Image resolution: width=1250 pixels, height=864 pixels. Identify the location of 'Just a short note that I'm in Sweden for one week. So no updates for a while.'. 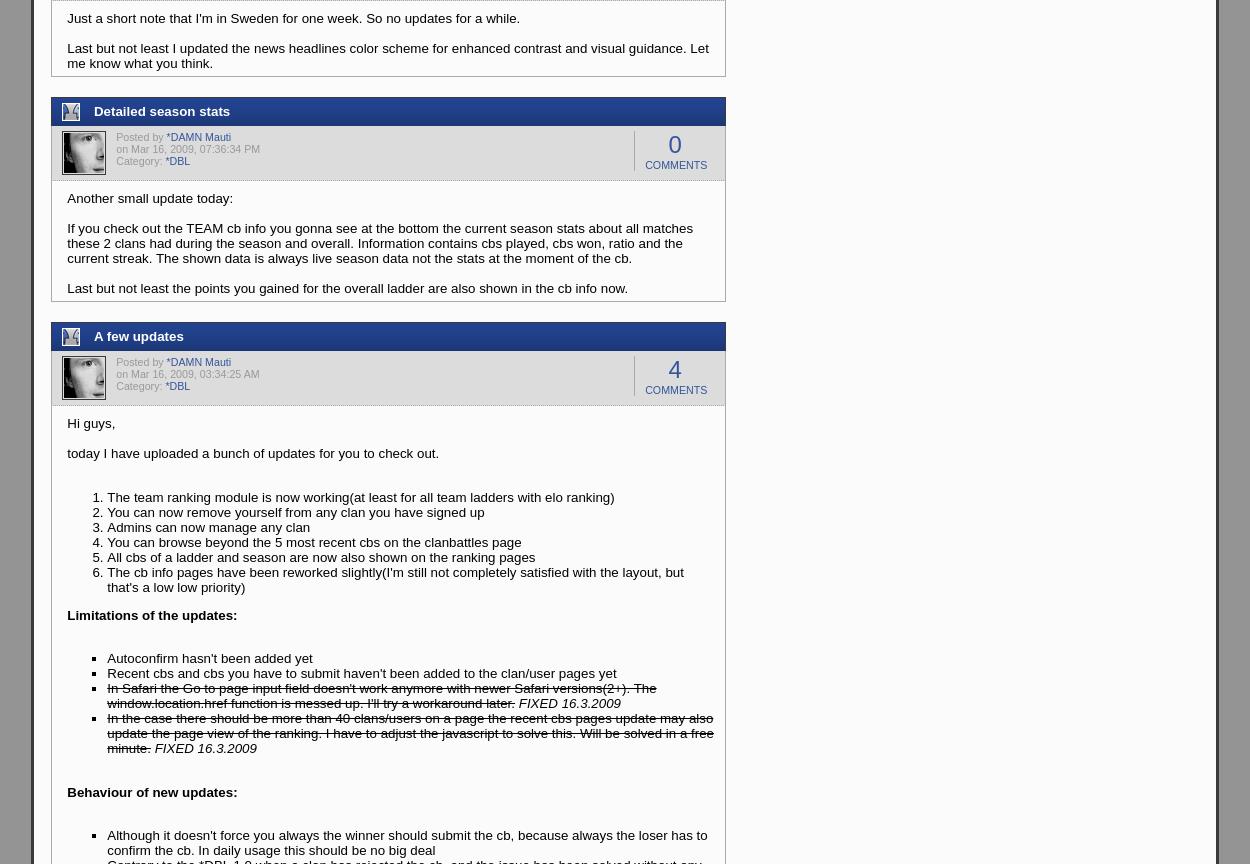
(293, 18).